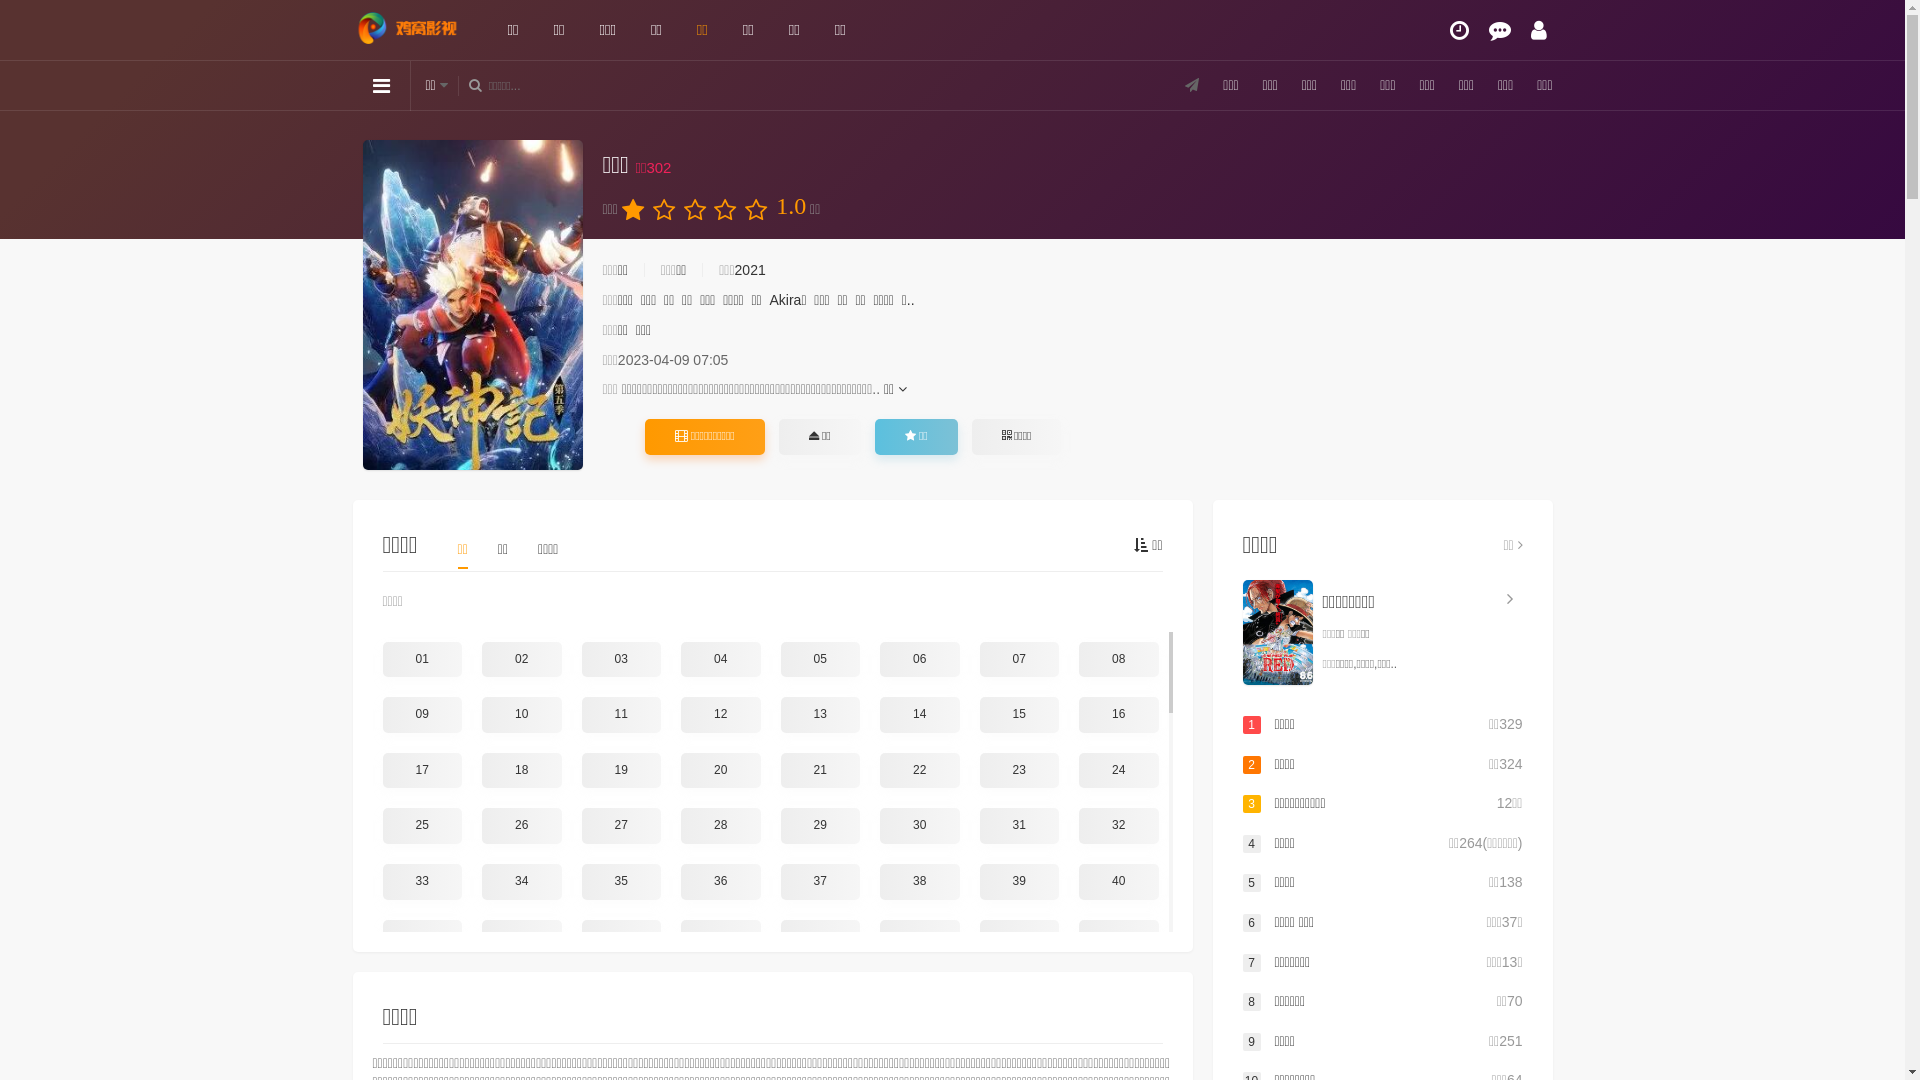 This screenshot has height=1080, width=1920. I want to click on '07', so click(1019, 659).